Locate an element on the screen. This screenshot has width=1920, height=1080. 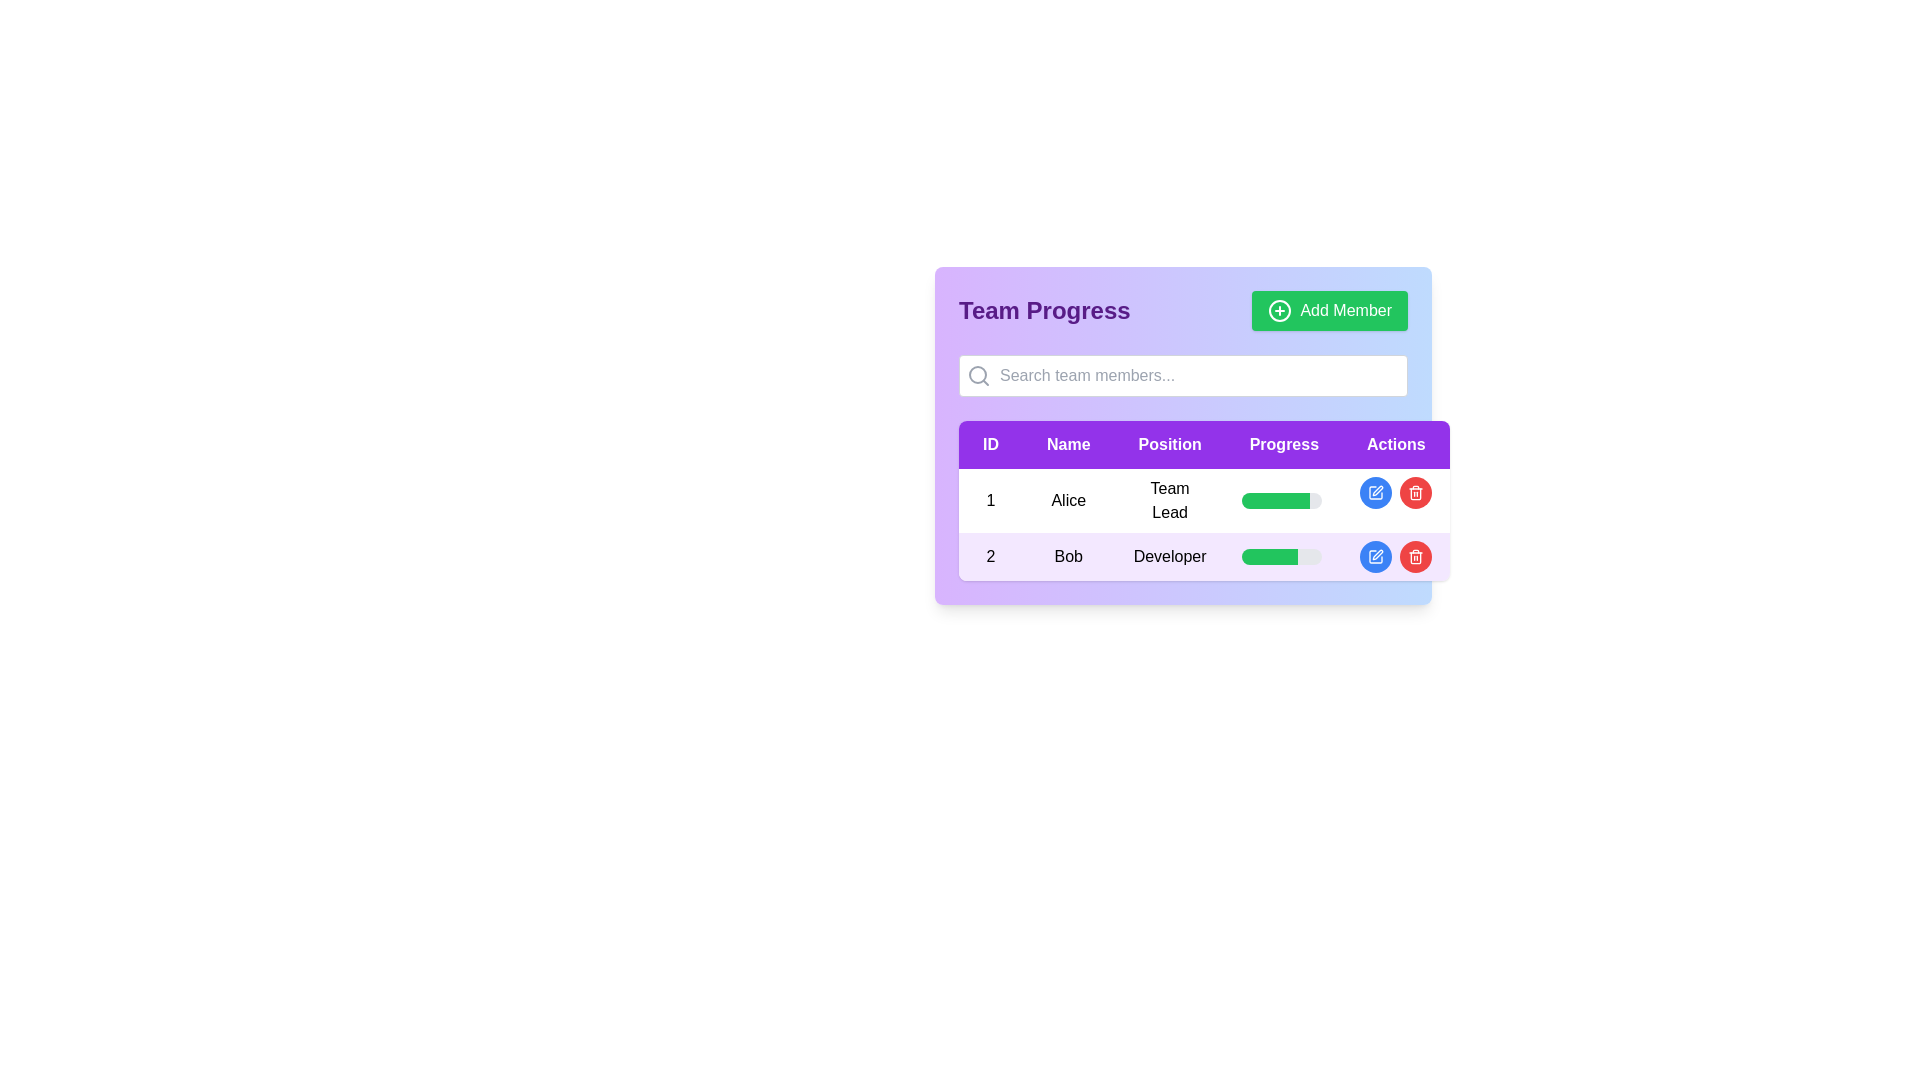
the first button in the 'Actions' column of the row corresponding to 'Bob' to edit the entry details is located at coordinates (1377, 555).